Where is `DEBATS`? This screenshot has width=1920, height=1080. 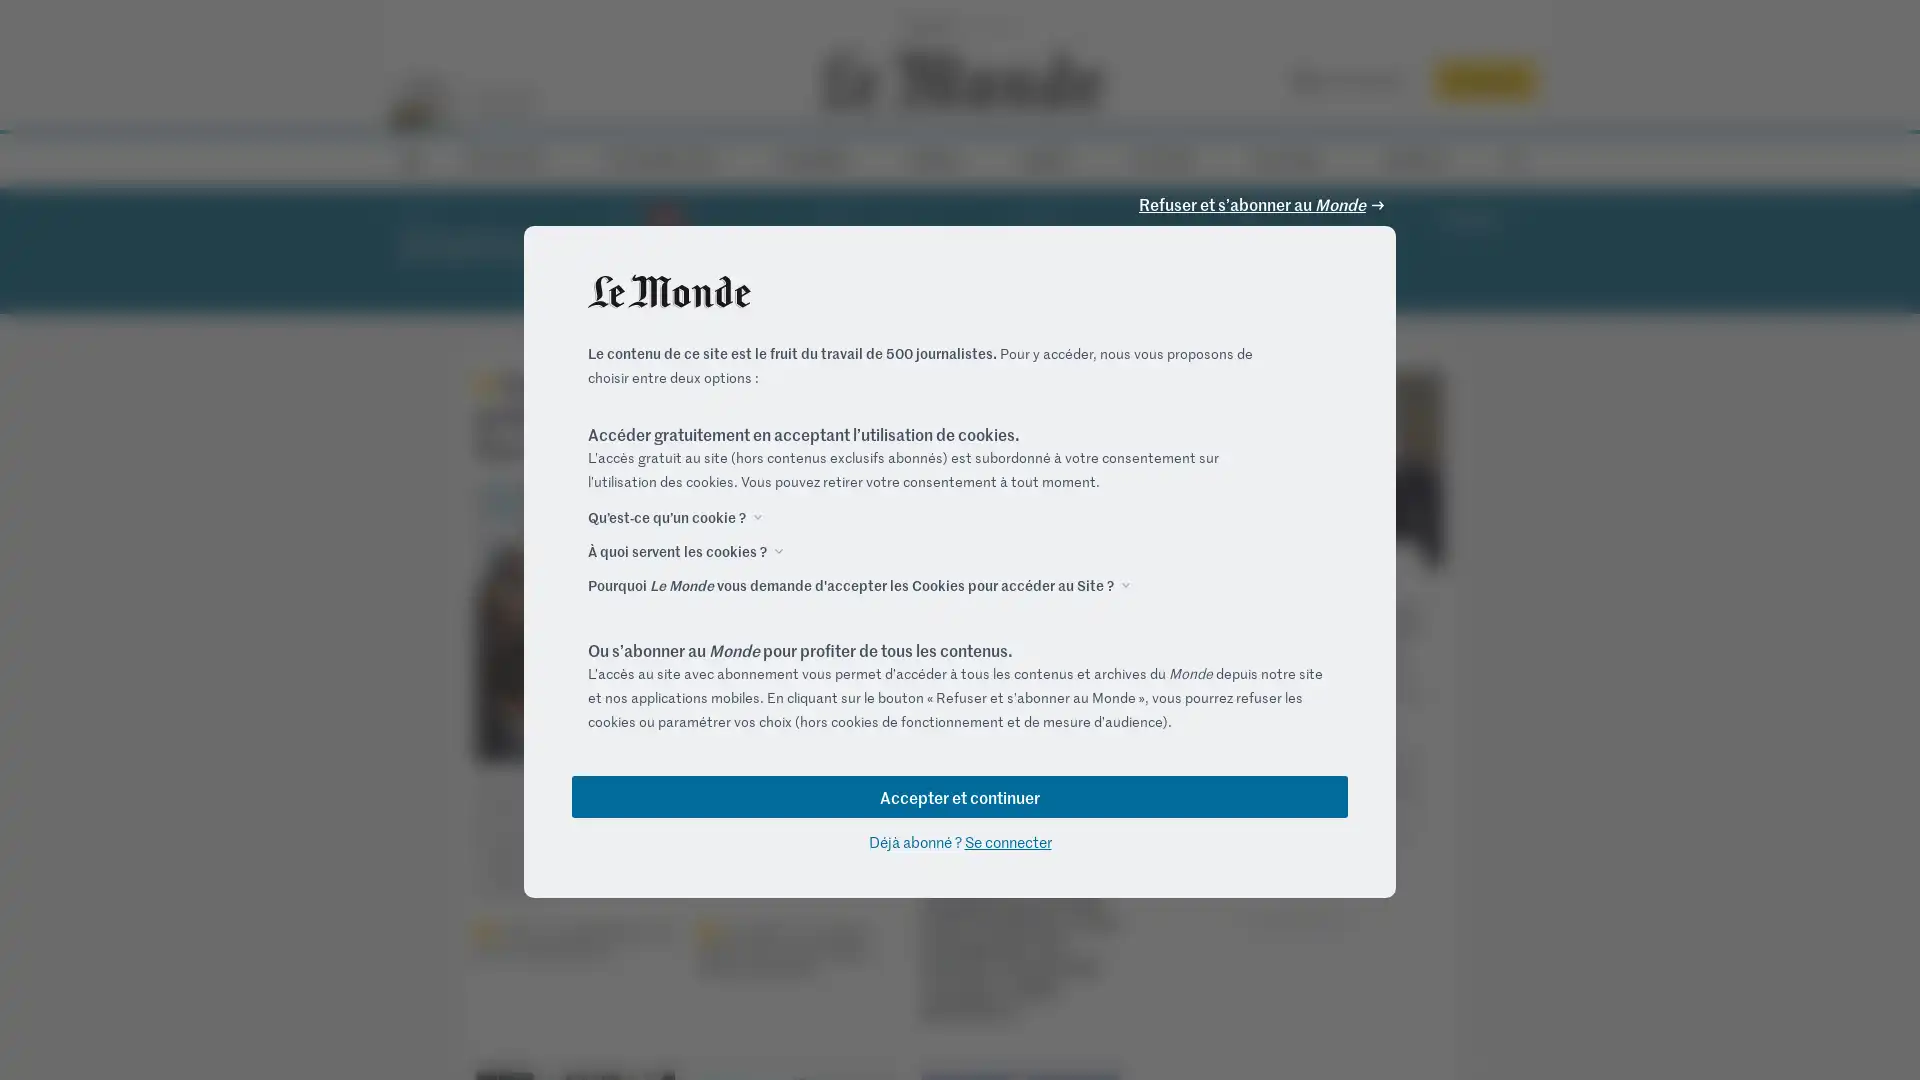
DEBATS is located at coordinates (1054, 158).